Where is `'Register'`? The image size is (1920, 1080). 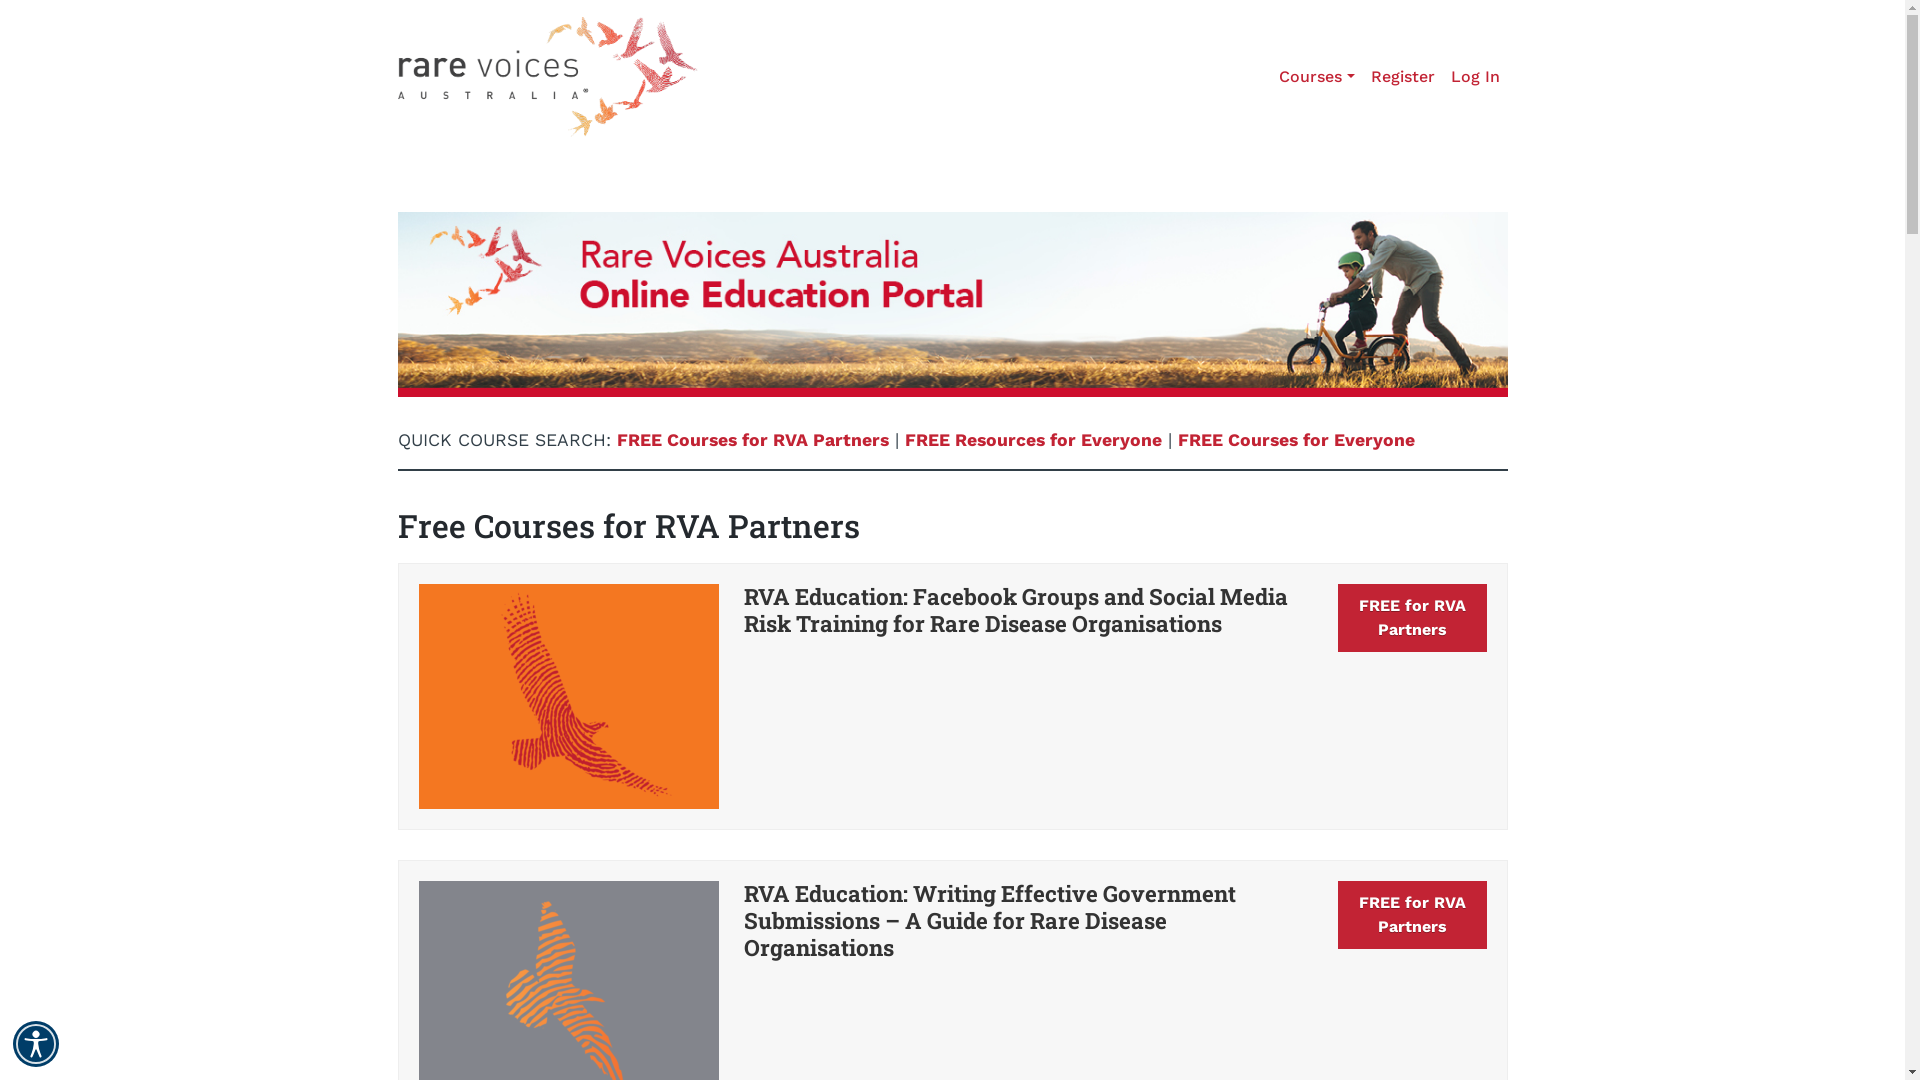
'Register' is located at coordinates (1361, 76).